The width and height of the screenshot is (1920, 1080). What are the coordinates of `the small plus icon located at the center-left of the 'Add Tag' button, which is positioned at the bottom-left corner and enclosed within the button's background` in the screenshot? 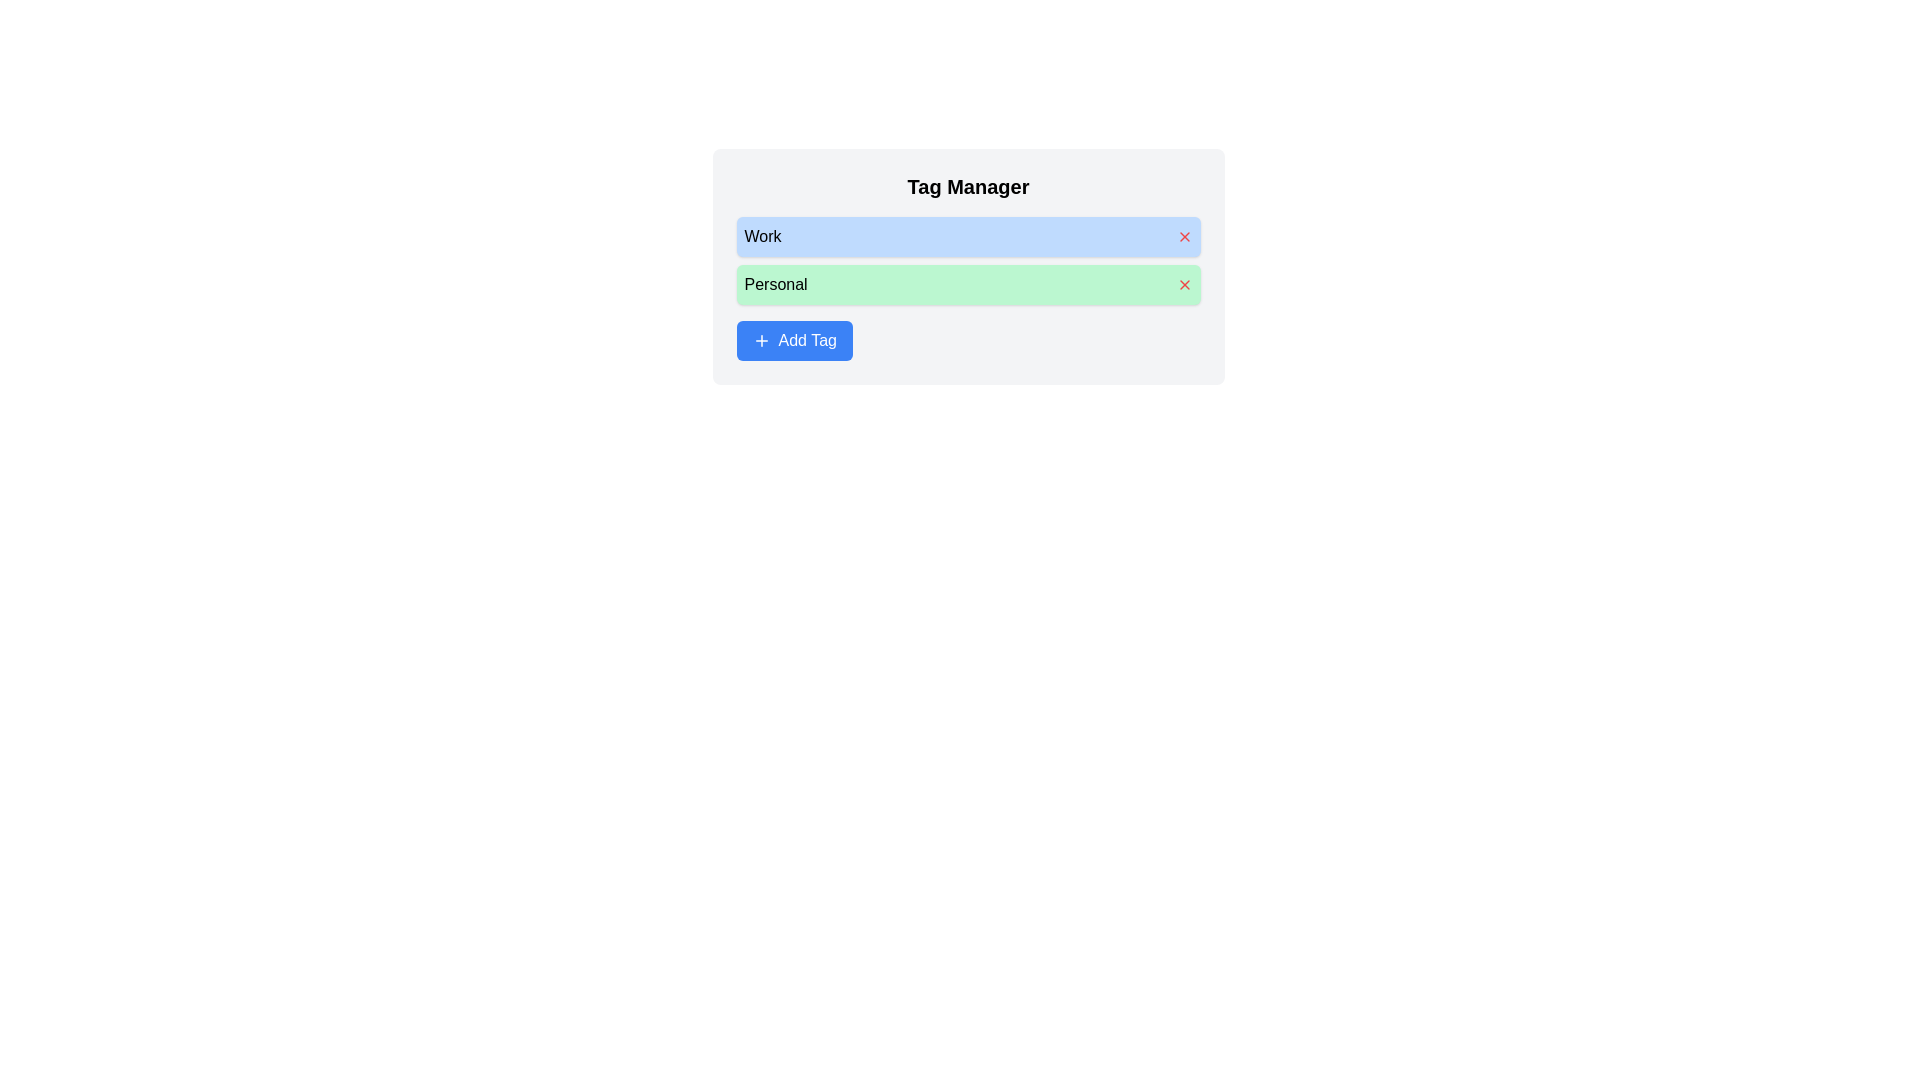 It's located at (760, 339).